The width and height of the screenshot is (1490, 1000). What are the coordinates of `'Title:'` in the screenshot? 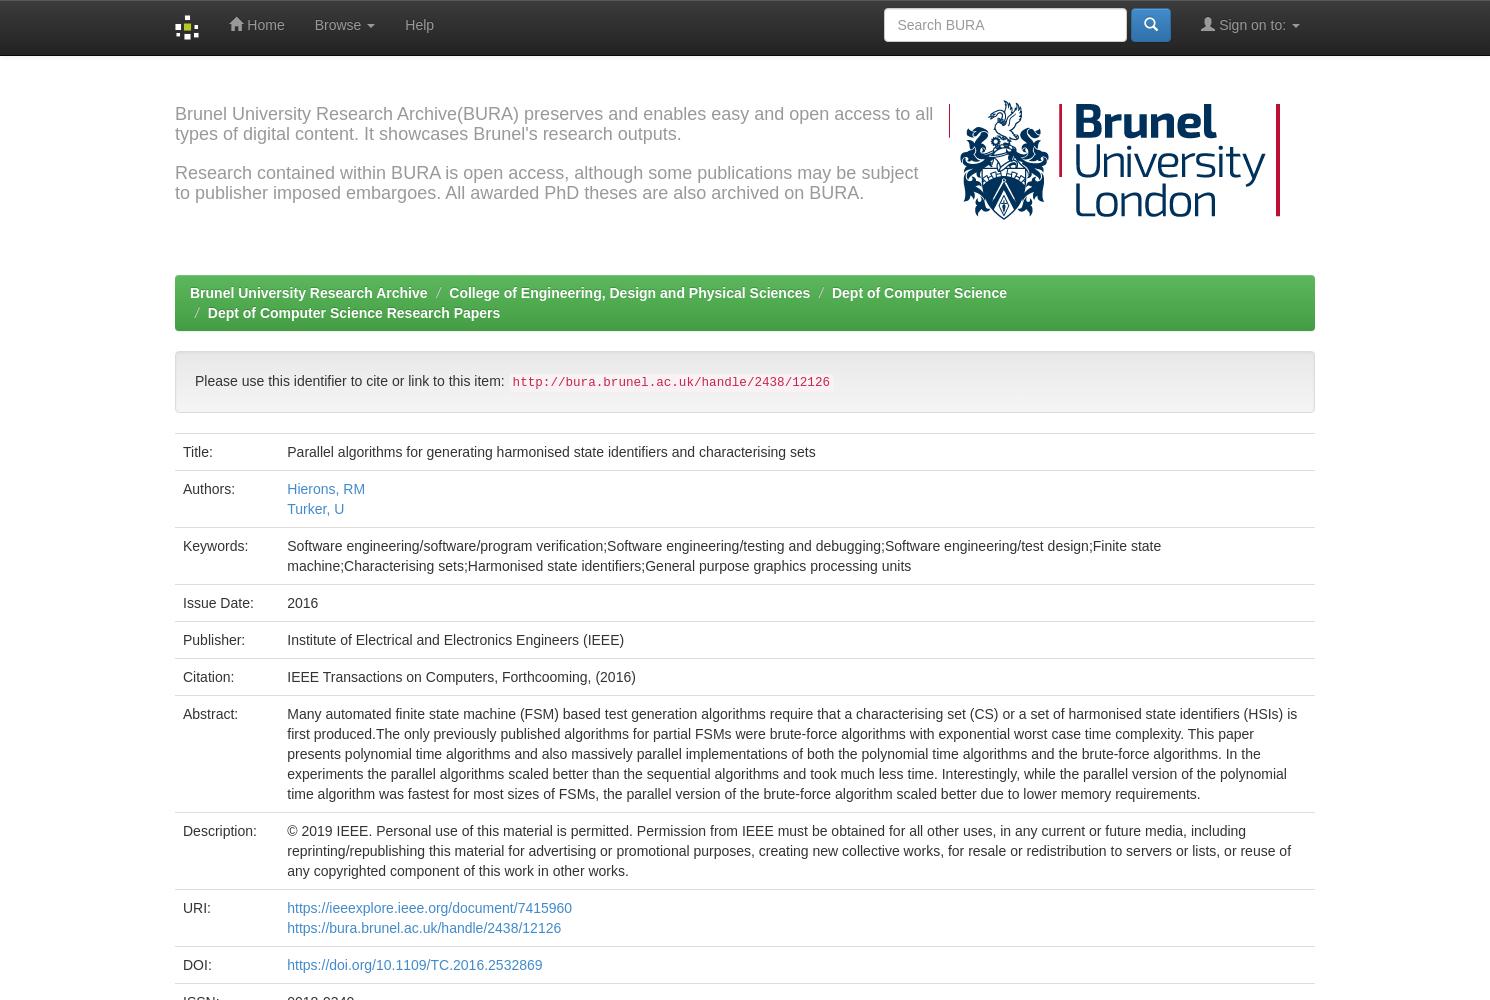 It's located at (199, 450).